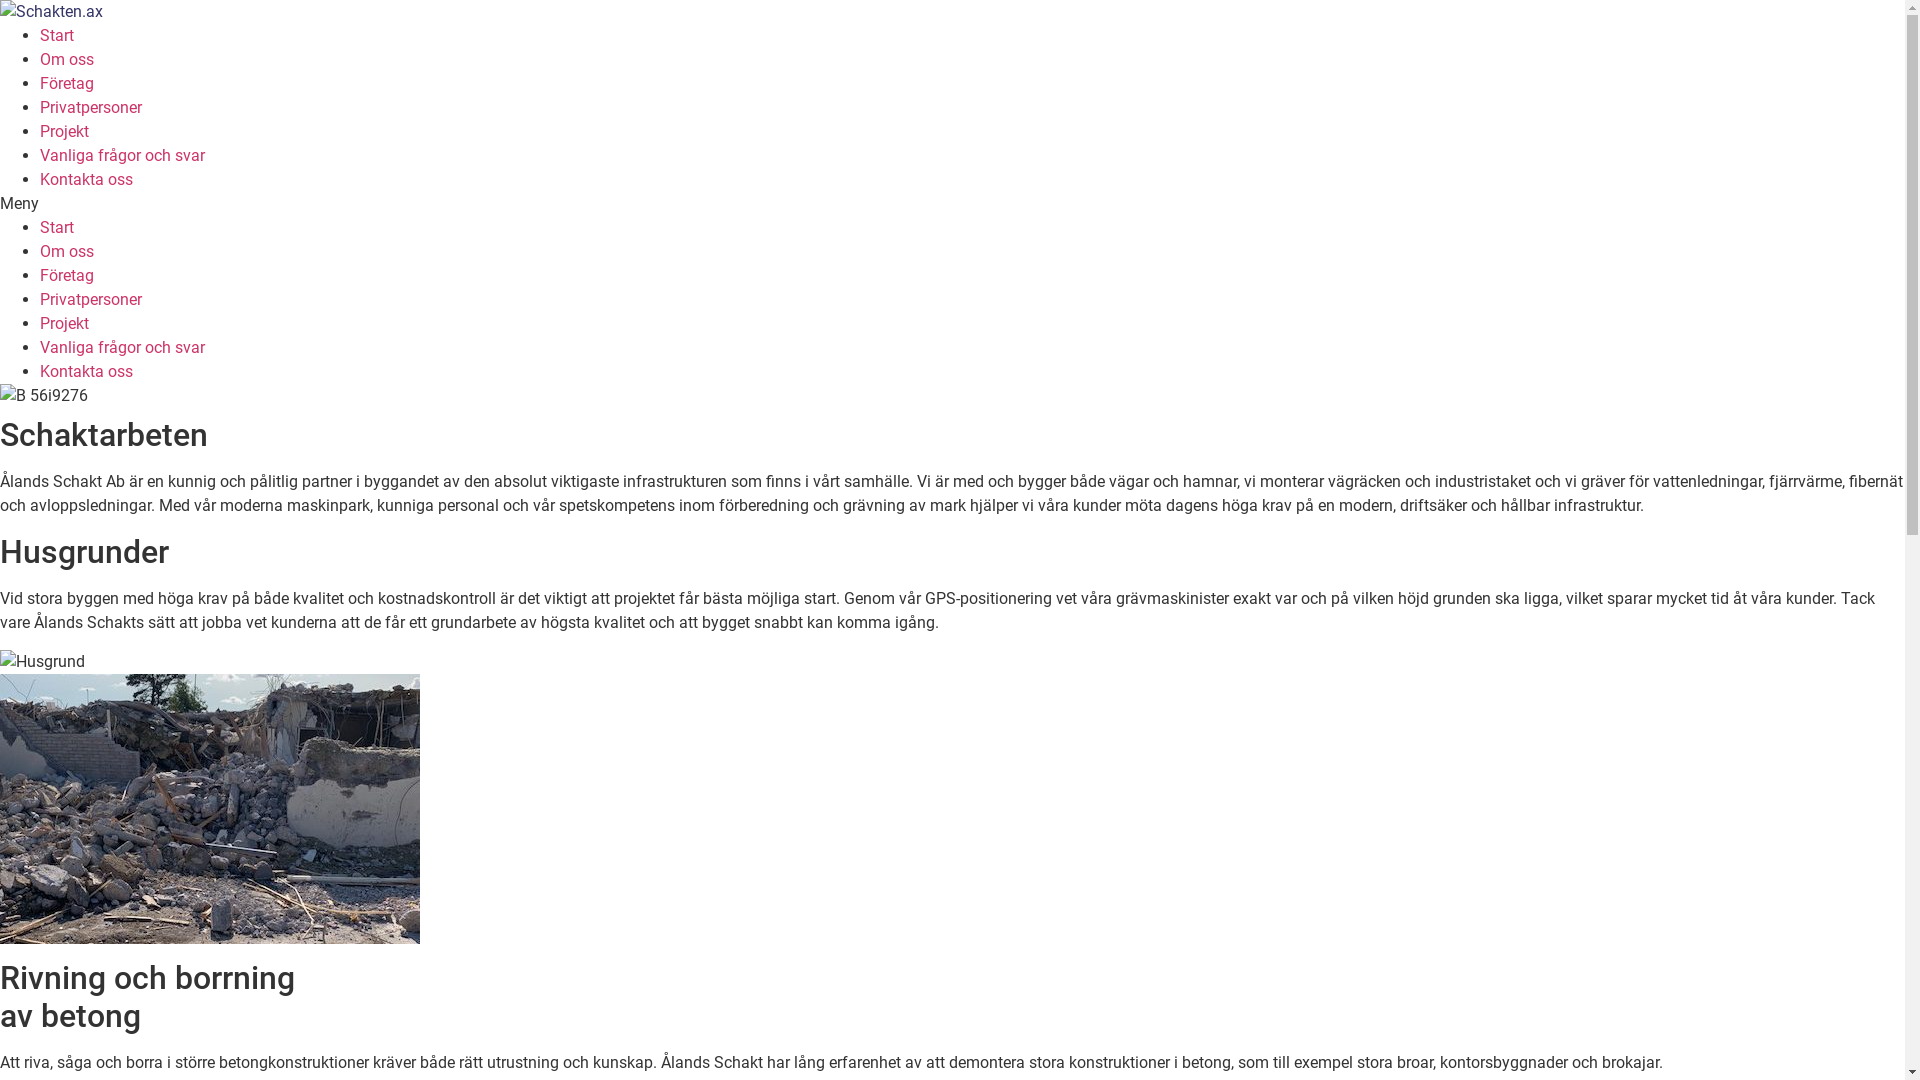 This screenshot has height=1080, width=1920. Describe the element at coordinates (57, 35) in the screenshot. I see `'Start'` at that location.